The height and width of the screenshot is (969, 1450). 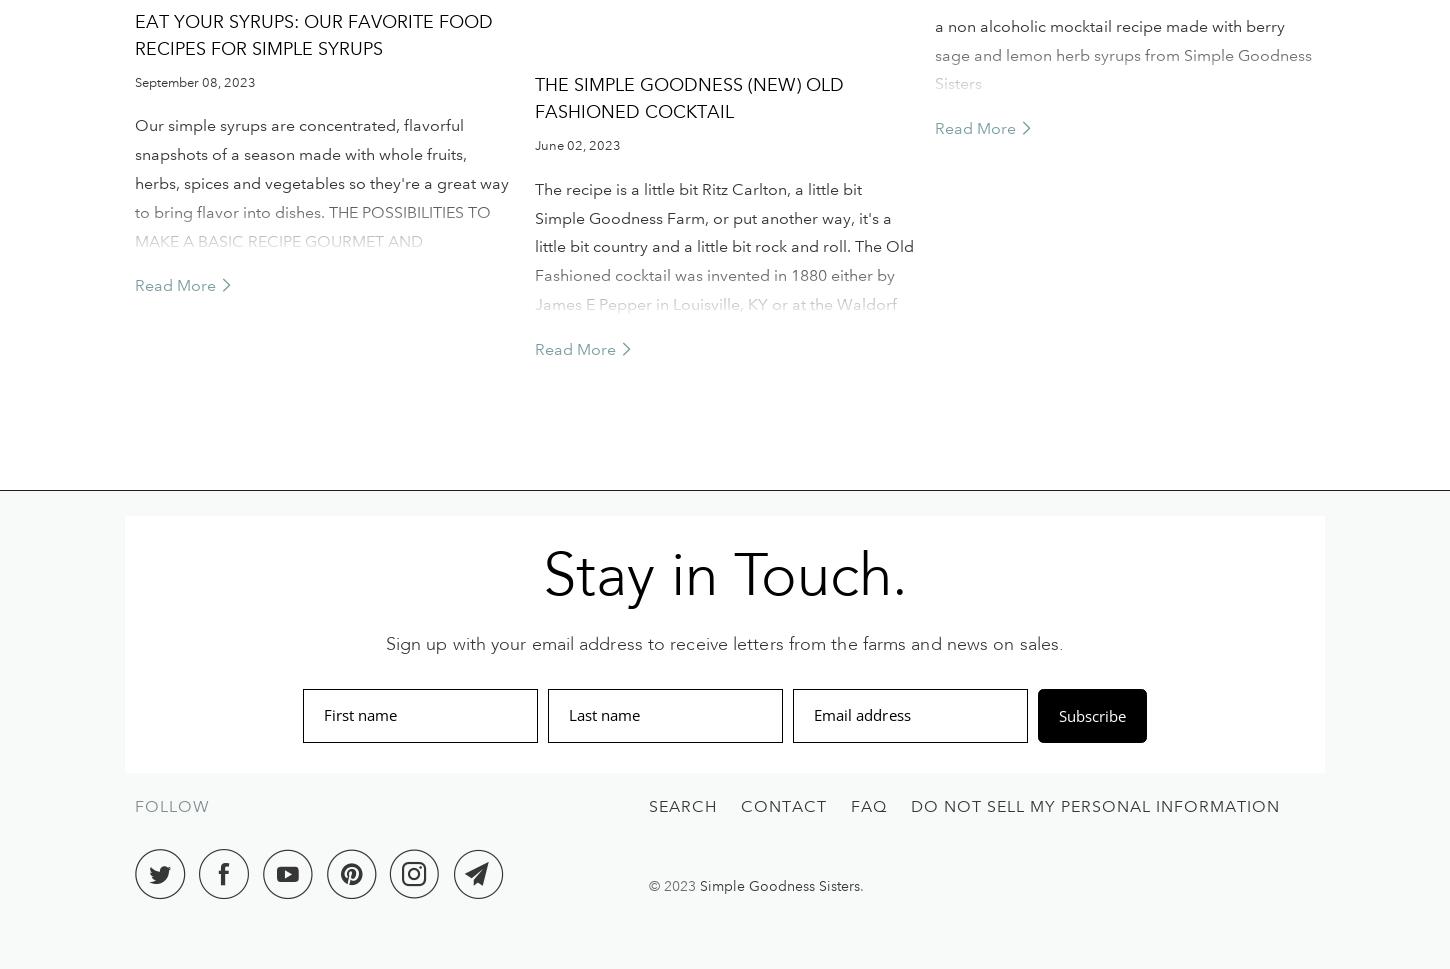 What do you see at coordinates (784, 806) in the screenshot?
I see `'Contact'` at bounding box center [784, 806].